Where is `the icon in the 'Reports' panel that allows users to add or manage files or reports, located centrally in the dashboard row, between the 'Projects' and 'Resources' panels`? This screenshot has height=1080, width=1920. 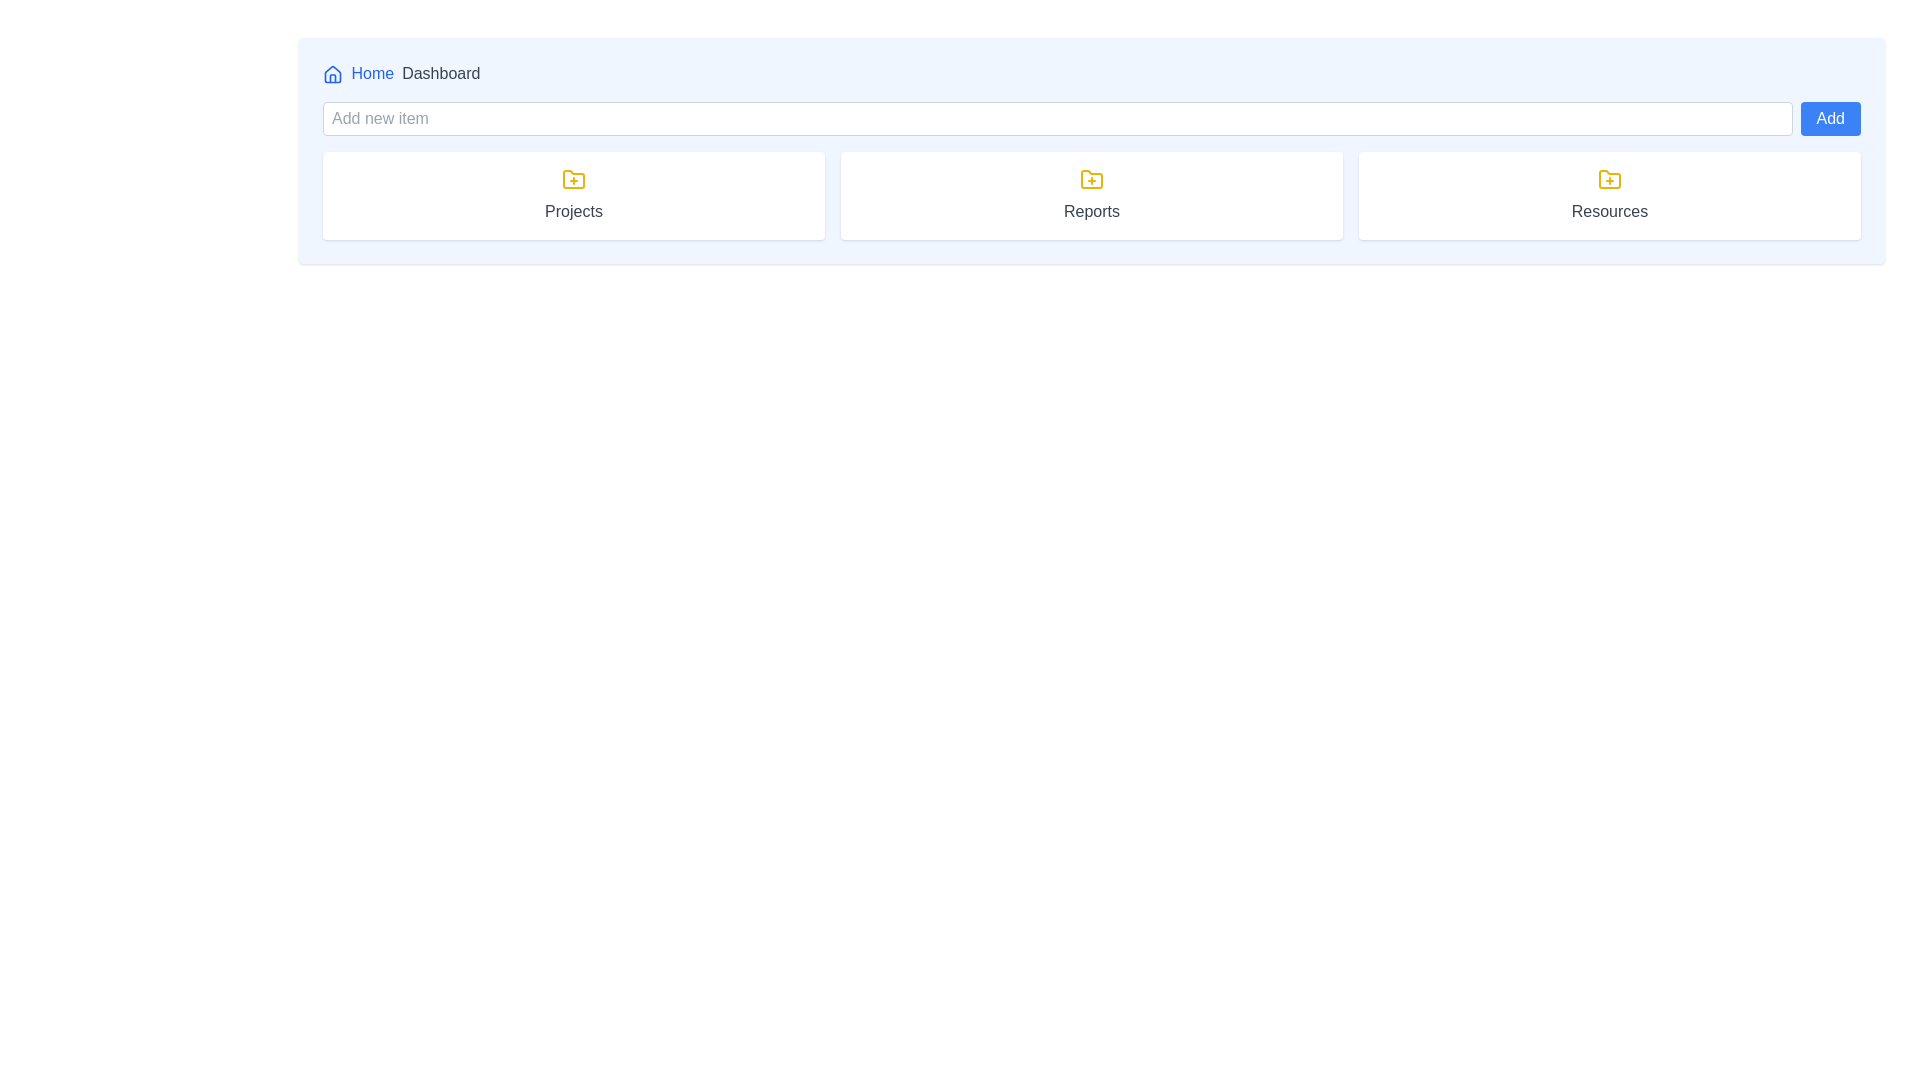
the icon in the 'Reports' panel that allows users to add or manage files or reports, located centrally in the dashboard row, between the 'Projects' and 'Resources' panels is located at coordinates (1090, 180).